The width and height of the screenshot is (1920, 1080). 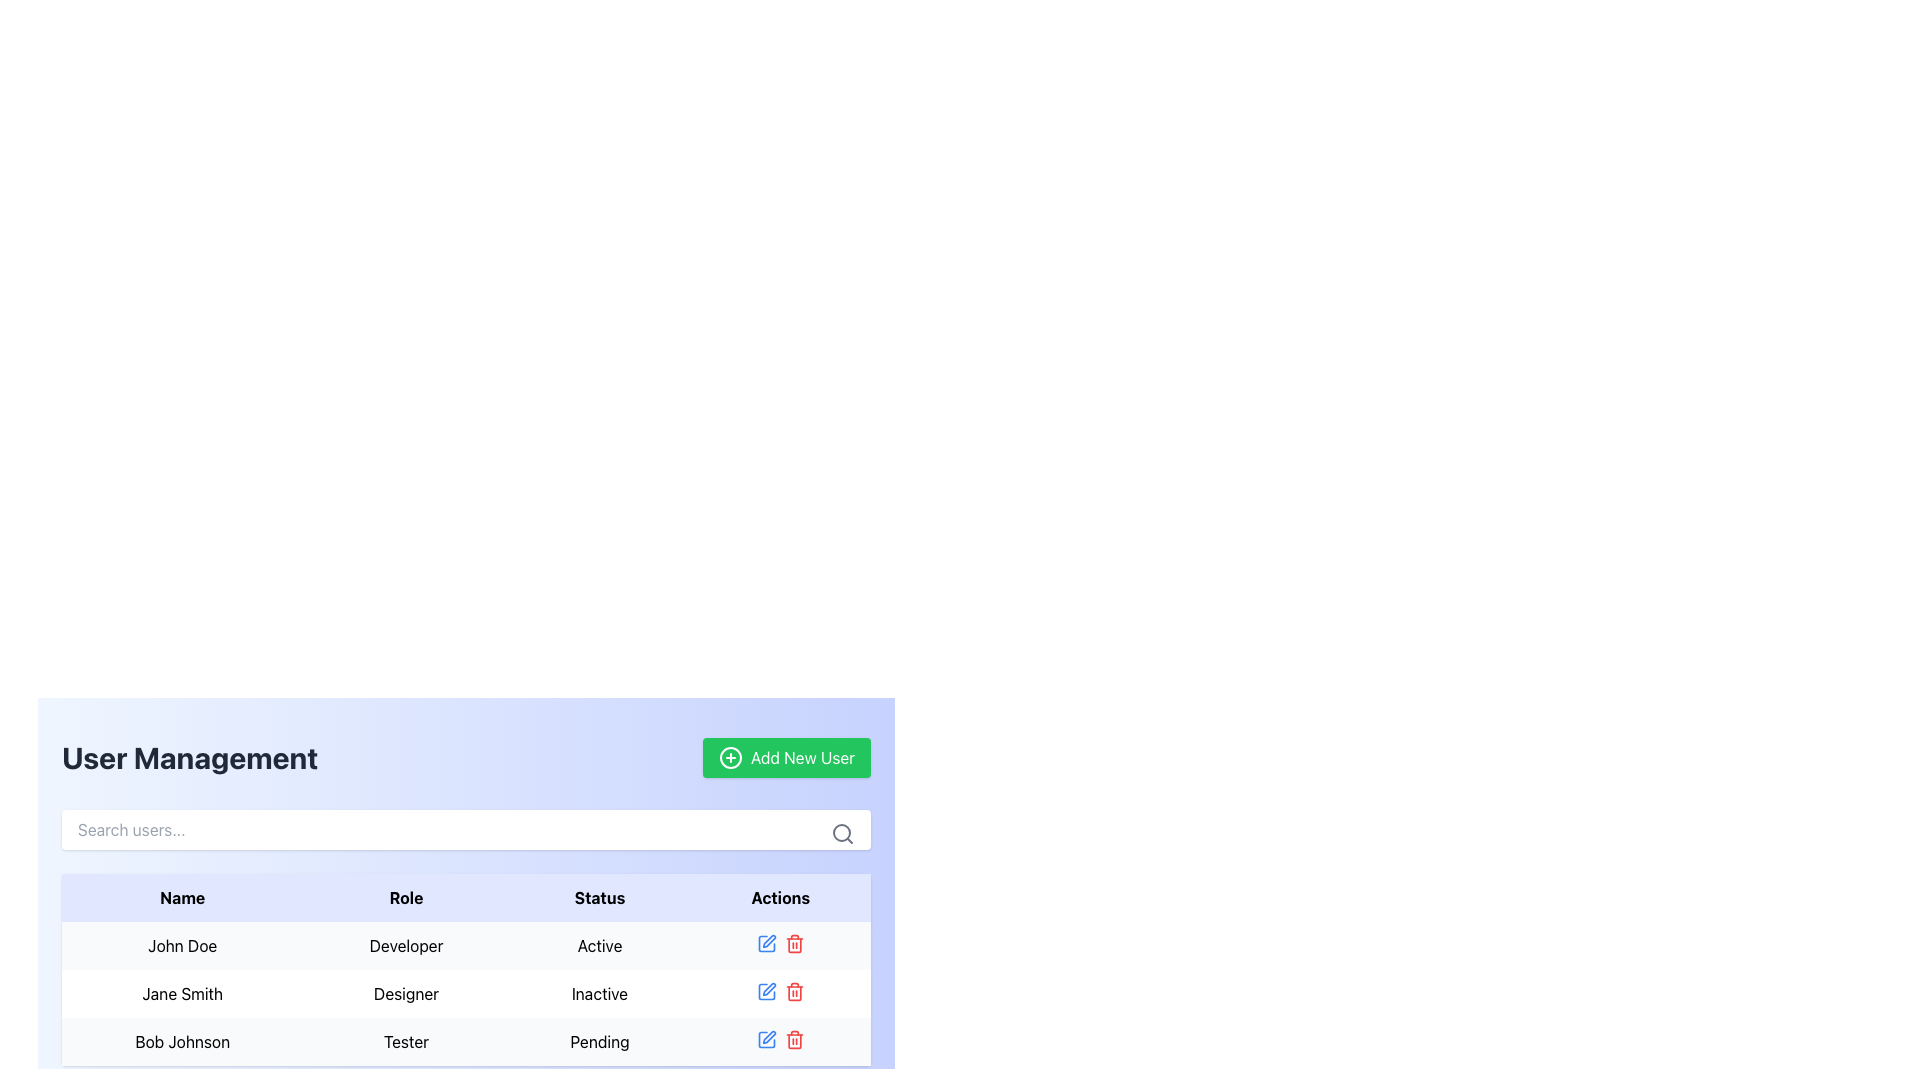 I want to click on the red trash can icon button in the Actions column associated with Bob Johnson's details, so click(x=793, y=1039).